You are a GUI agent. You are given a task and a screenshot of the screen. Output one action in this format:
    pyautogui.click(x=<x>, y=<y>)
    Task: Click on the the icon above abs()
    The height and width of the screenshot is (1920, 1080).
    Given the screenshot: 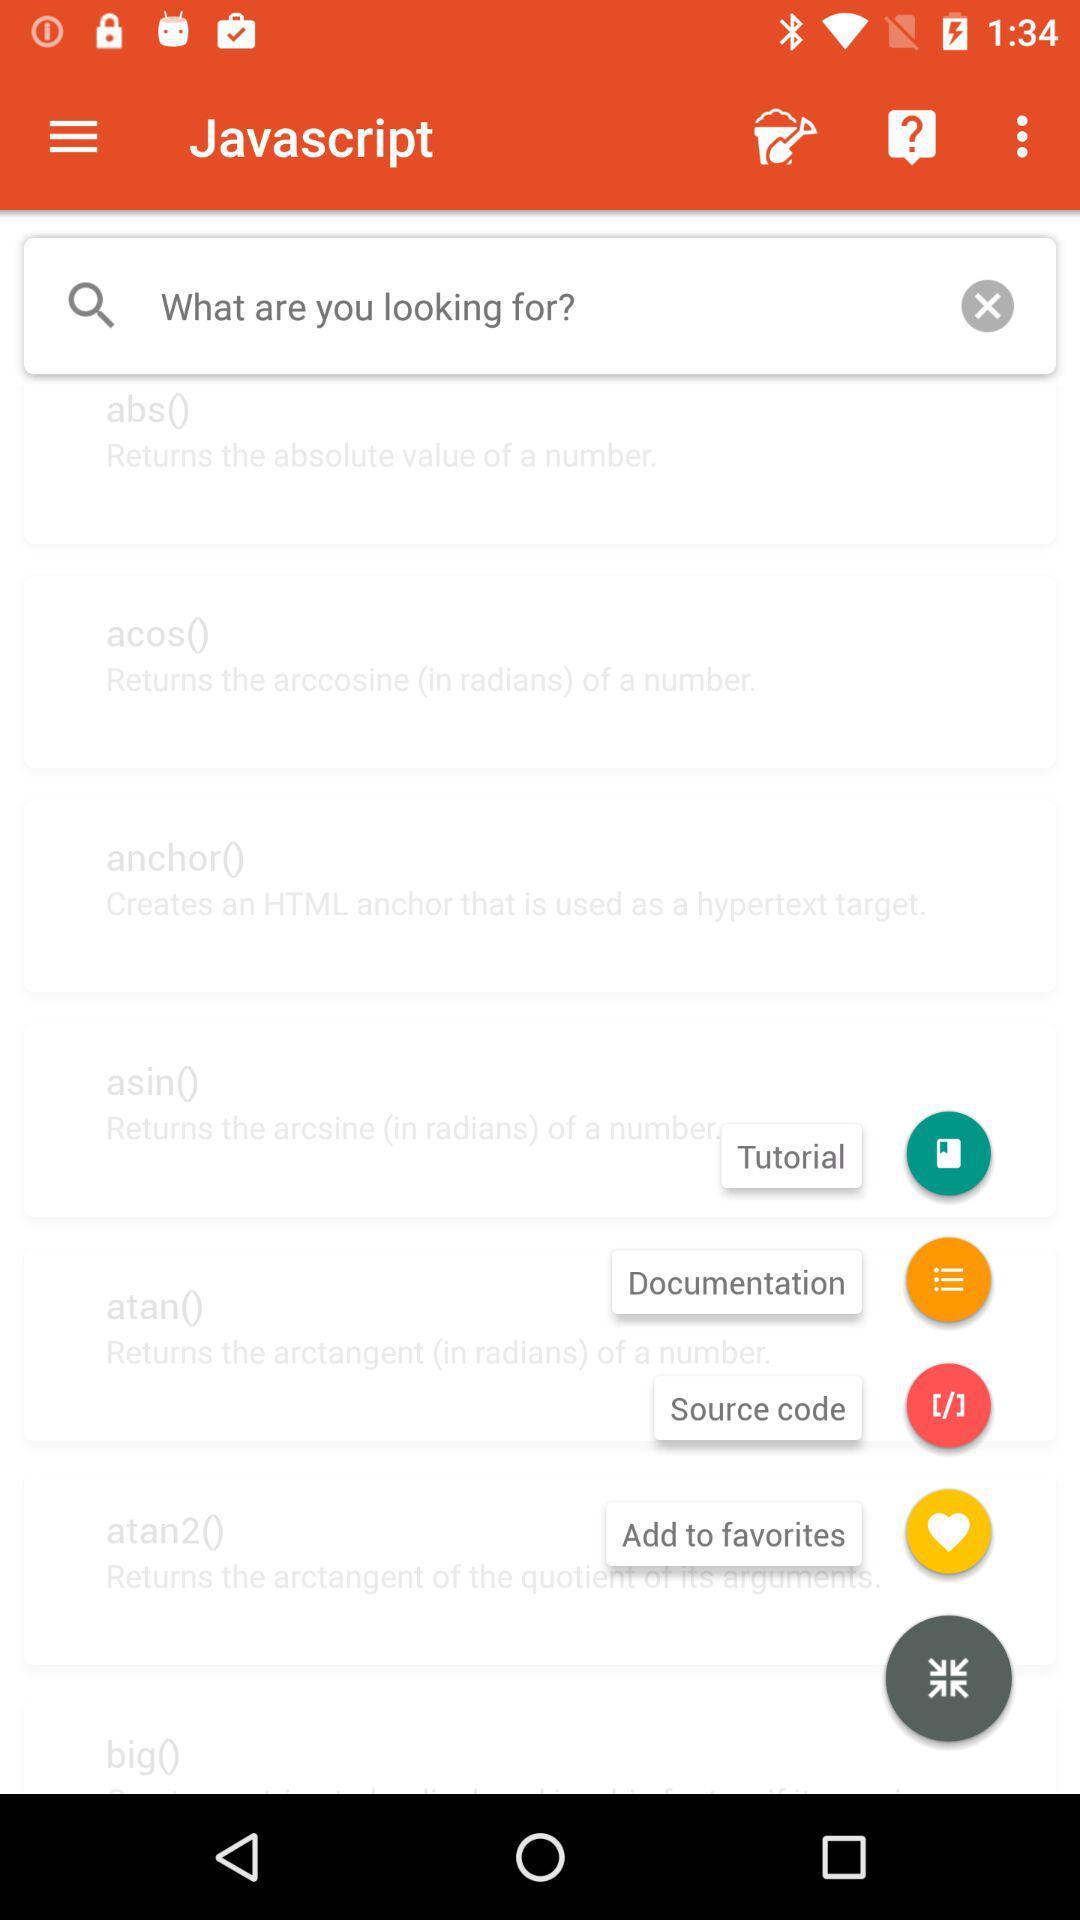 What is the action you would take?
    pyautogui.click(x=540, y=305)
    